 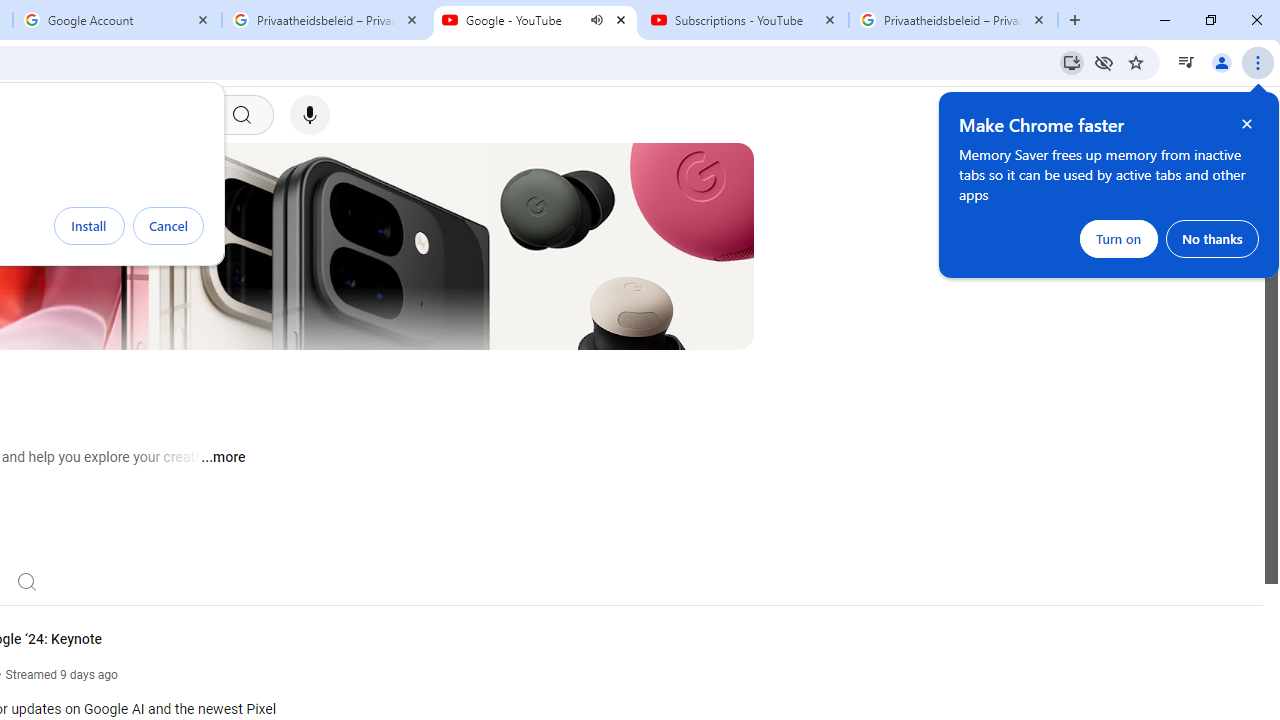 I want to click on 'No thanks', so click(x=1211, y=238).